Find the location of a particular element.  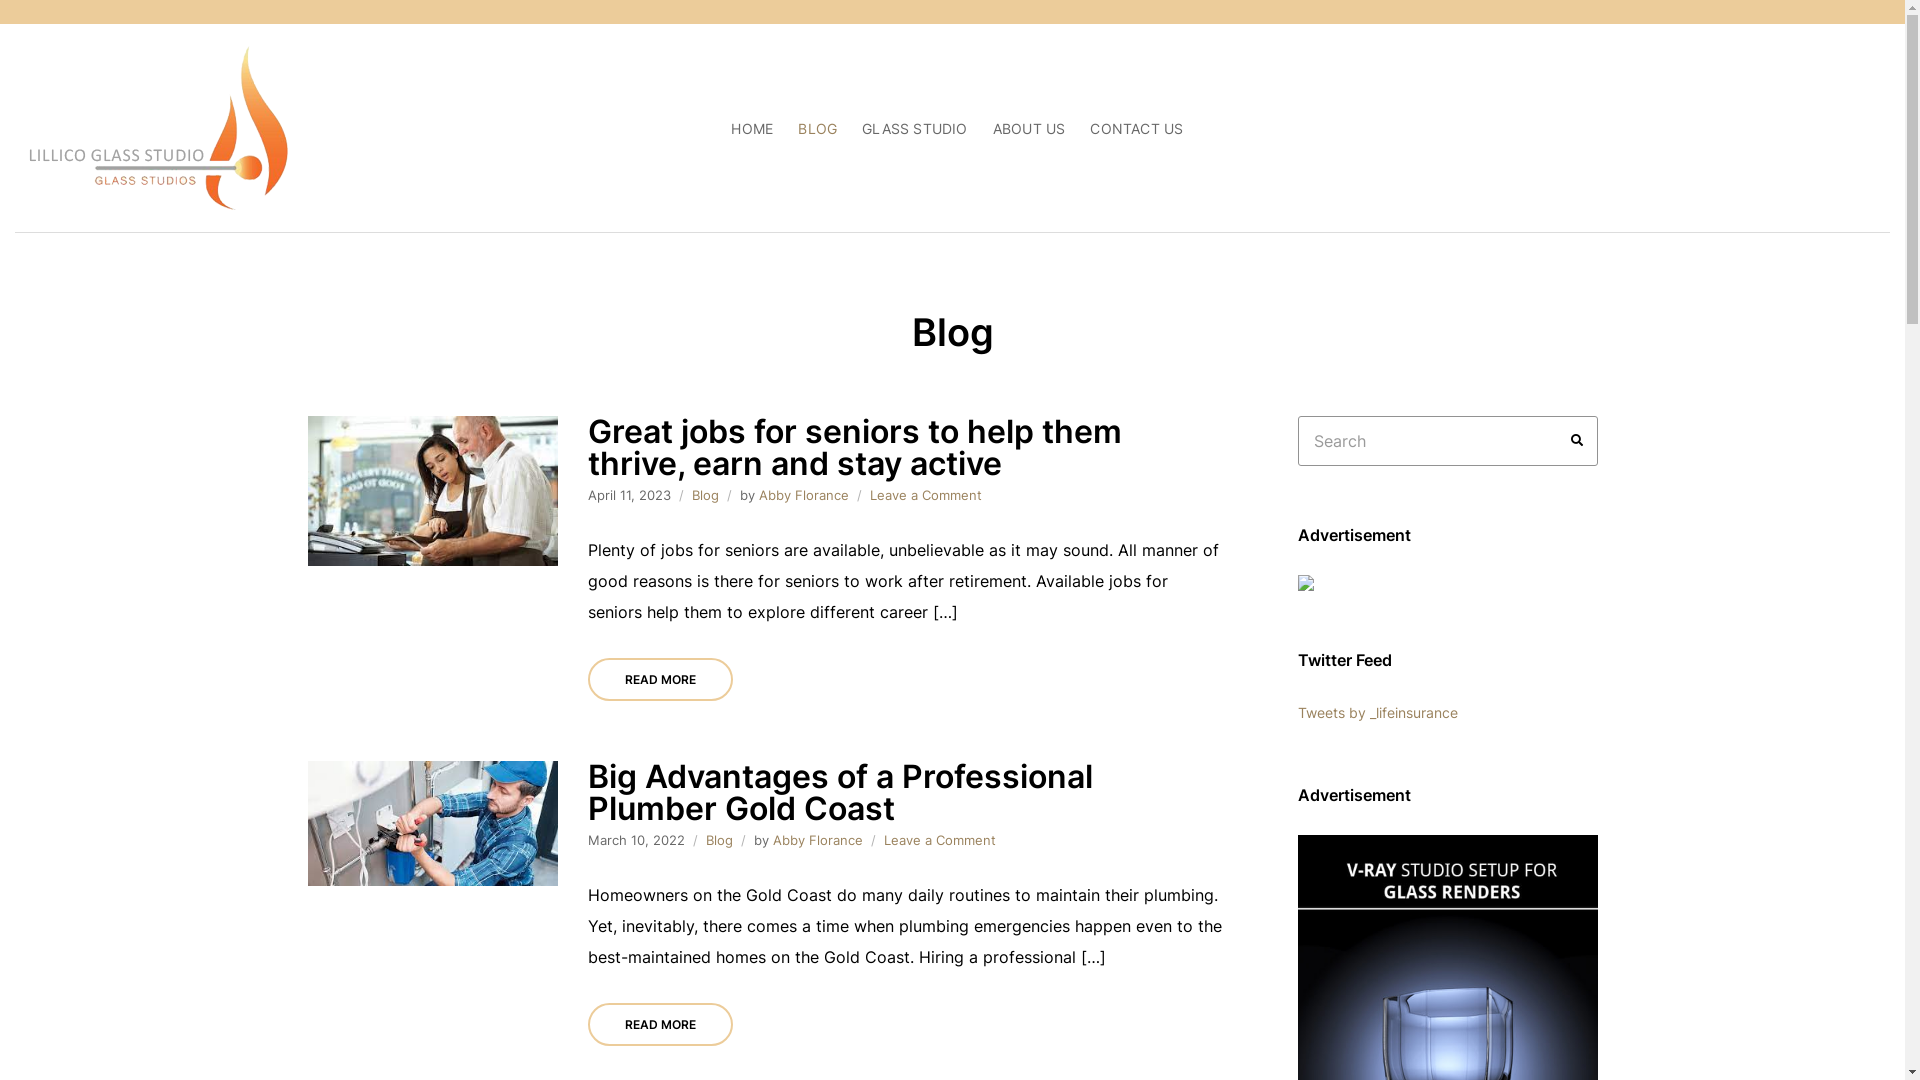

'ABOUT US' is located at coordinates (1029, 128).